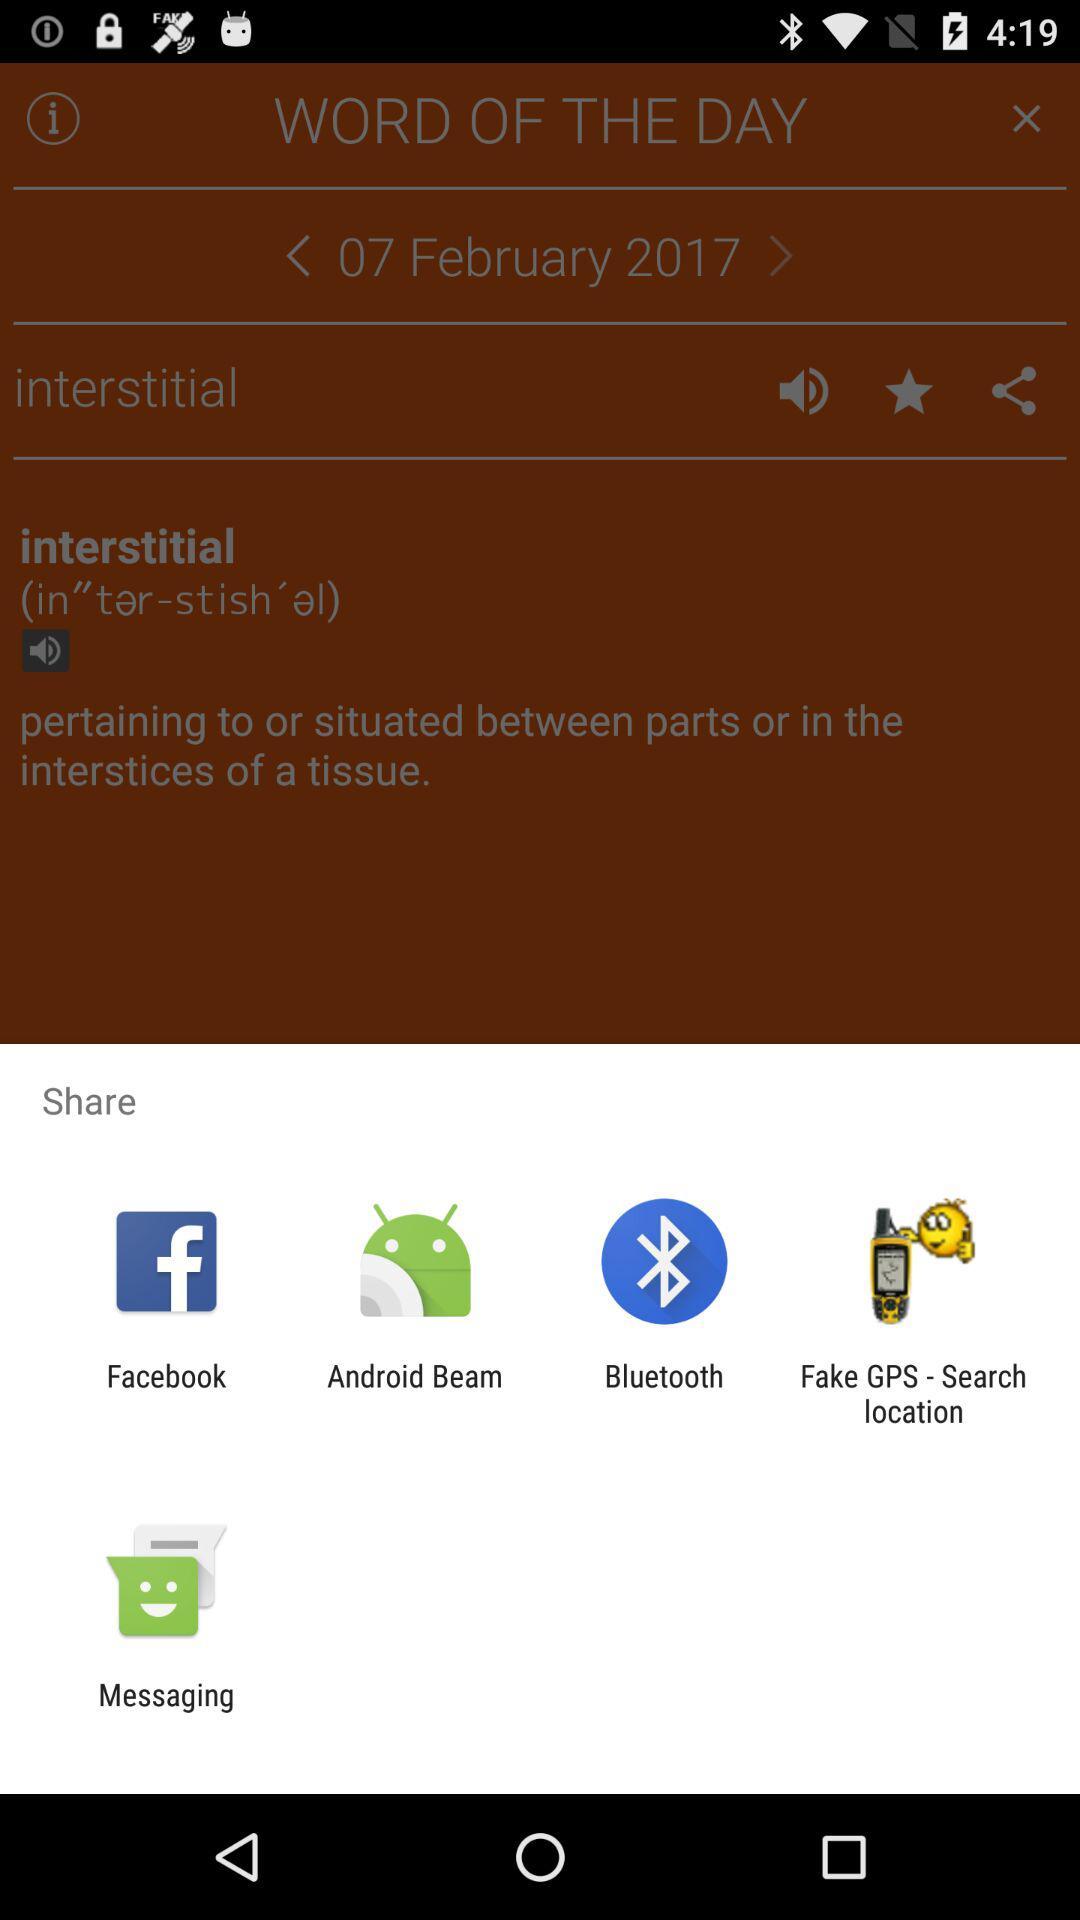 The image size is (1080, 1920). What do you see at coordinates (664, 1392) in the screenshot?
I see `the icon to the left of the fake gps search app` at bounding box center [664, 1392].